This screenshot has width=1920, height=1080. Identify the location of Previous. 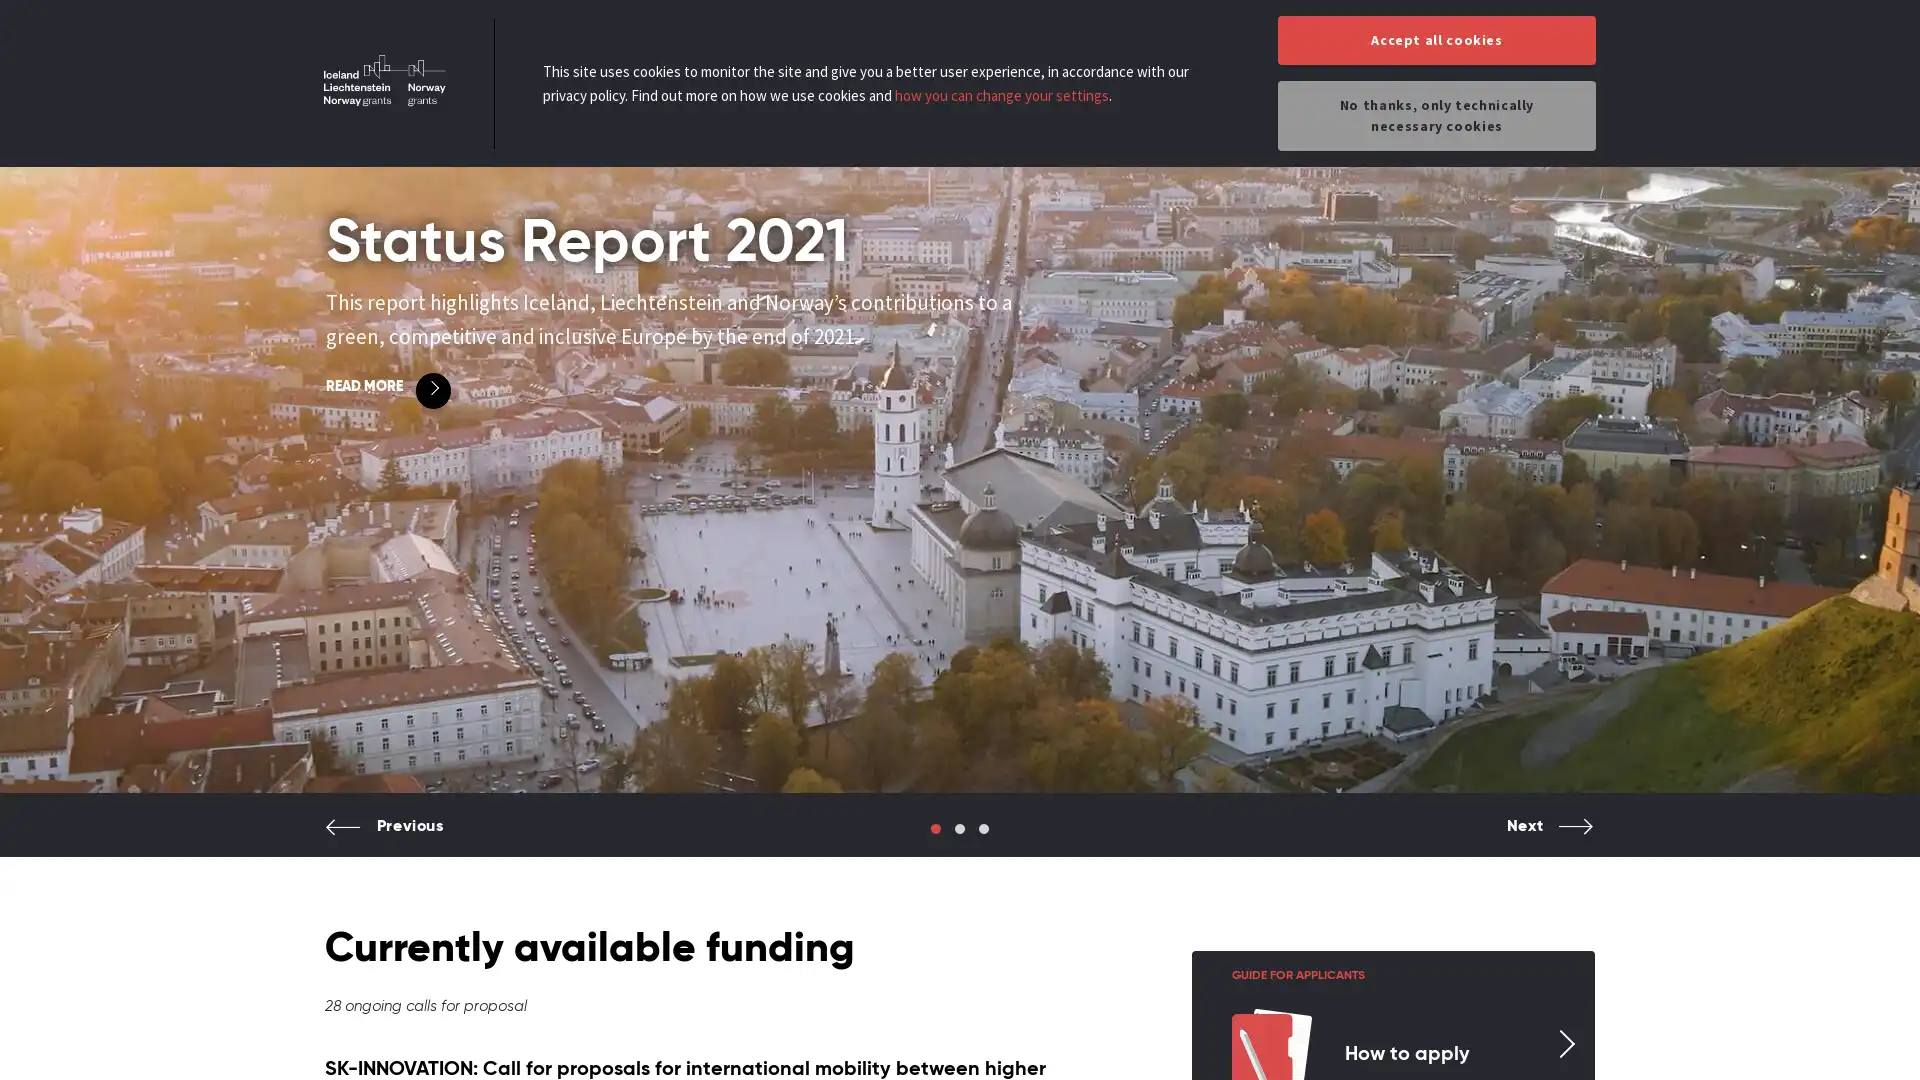
(384, 841).